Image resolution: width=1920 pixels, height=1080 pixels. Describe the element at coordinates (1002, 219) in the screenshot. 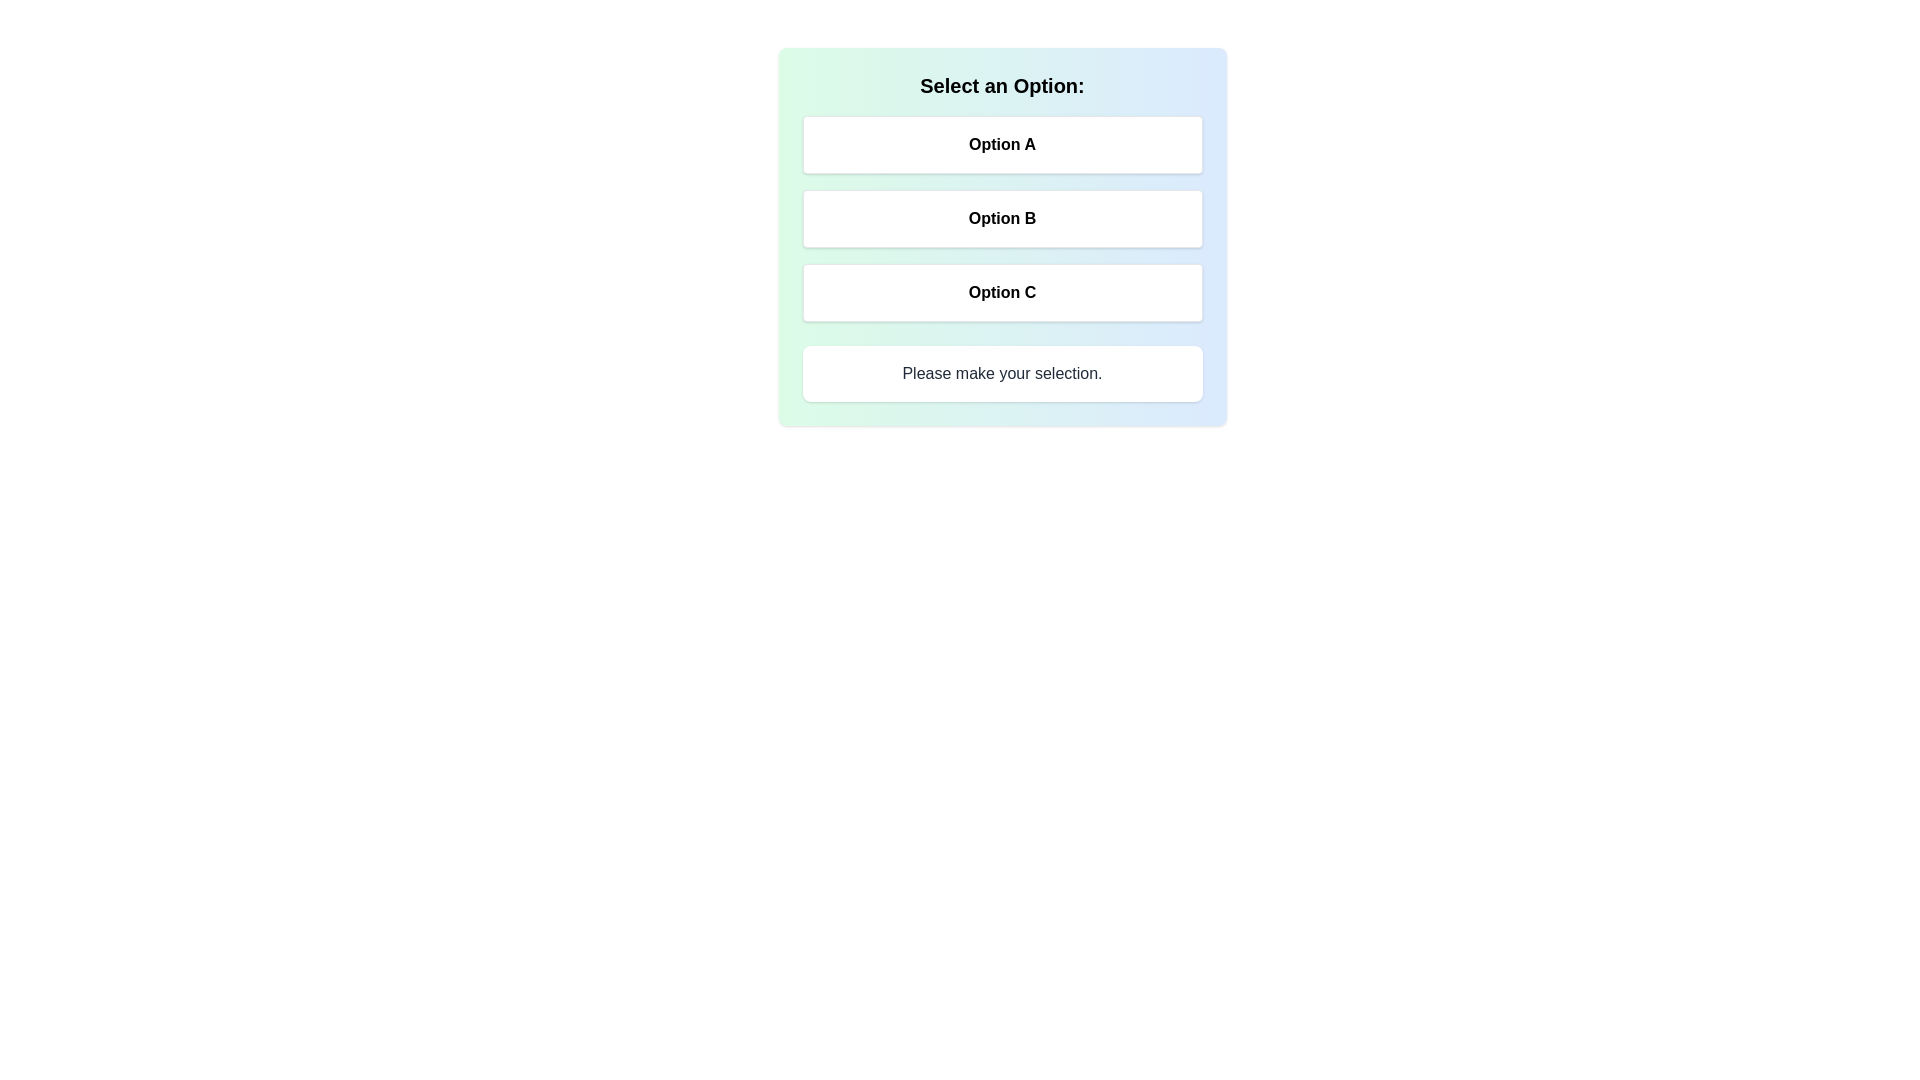

I see `text content of the label for 'Option B', which is located in the second button of a vertically arranged list of options` at that location.